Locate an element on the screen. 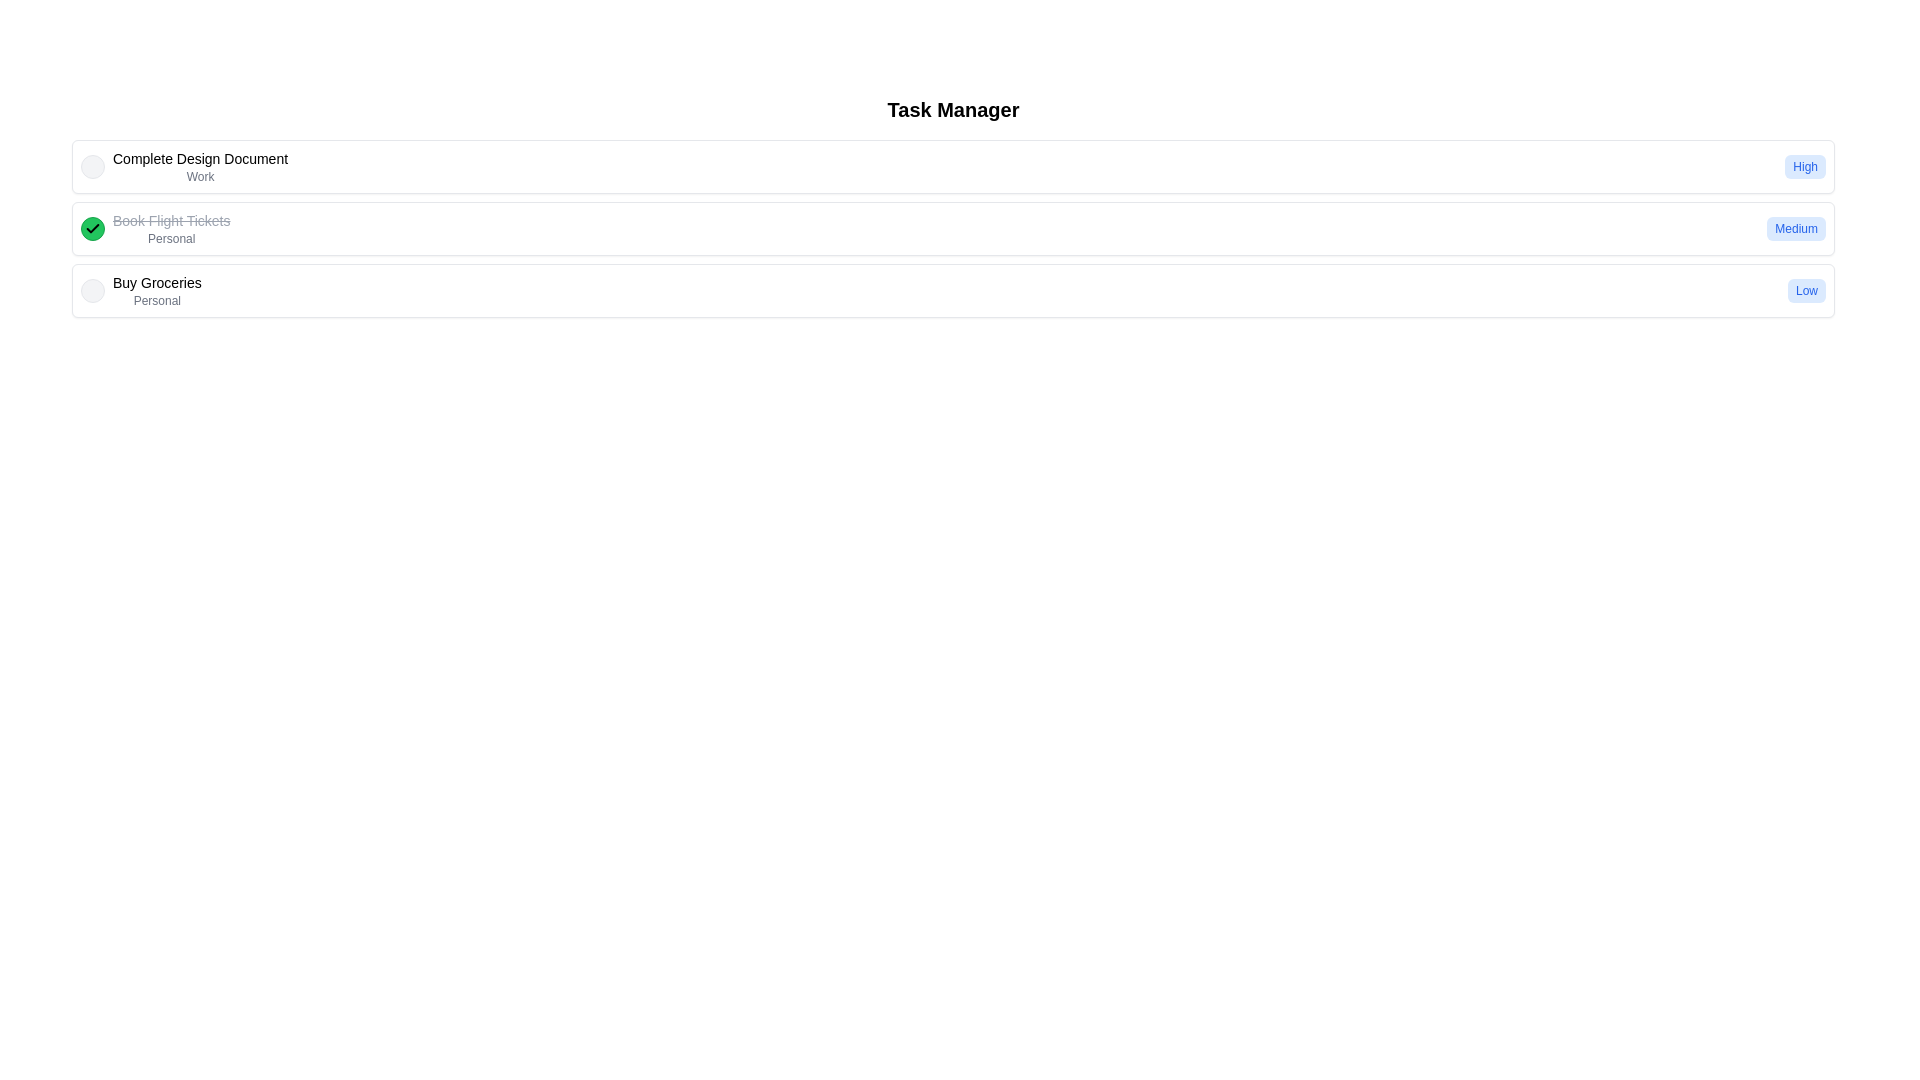 Image resolution: width=1920 pixels, height=1080 pixels. the 'Buy Groceries' task item in the Task Manager is located at coordinates (140, 290).